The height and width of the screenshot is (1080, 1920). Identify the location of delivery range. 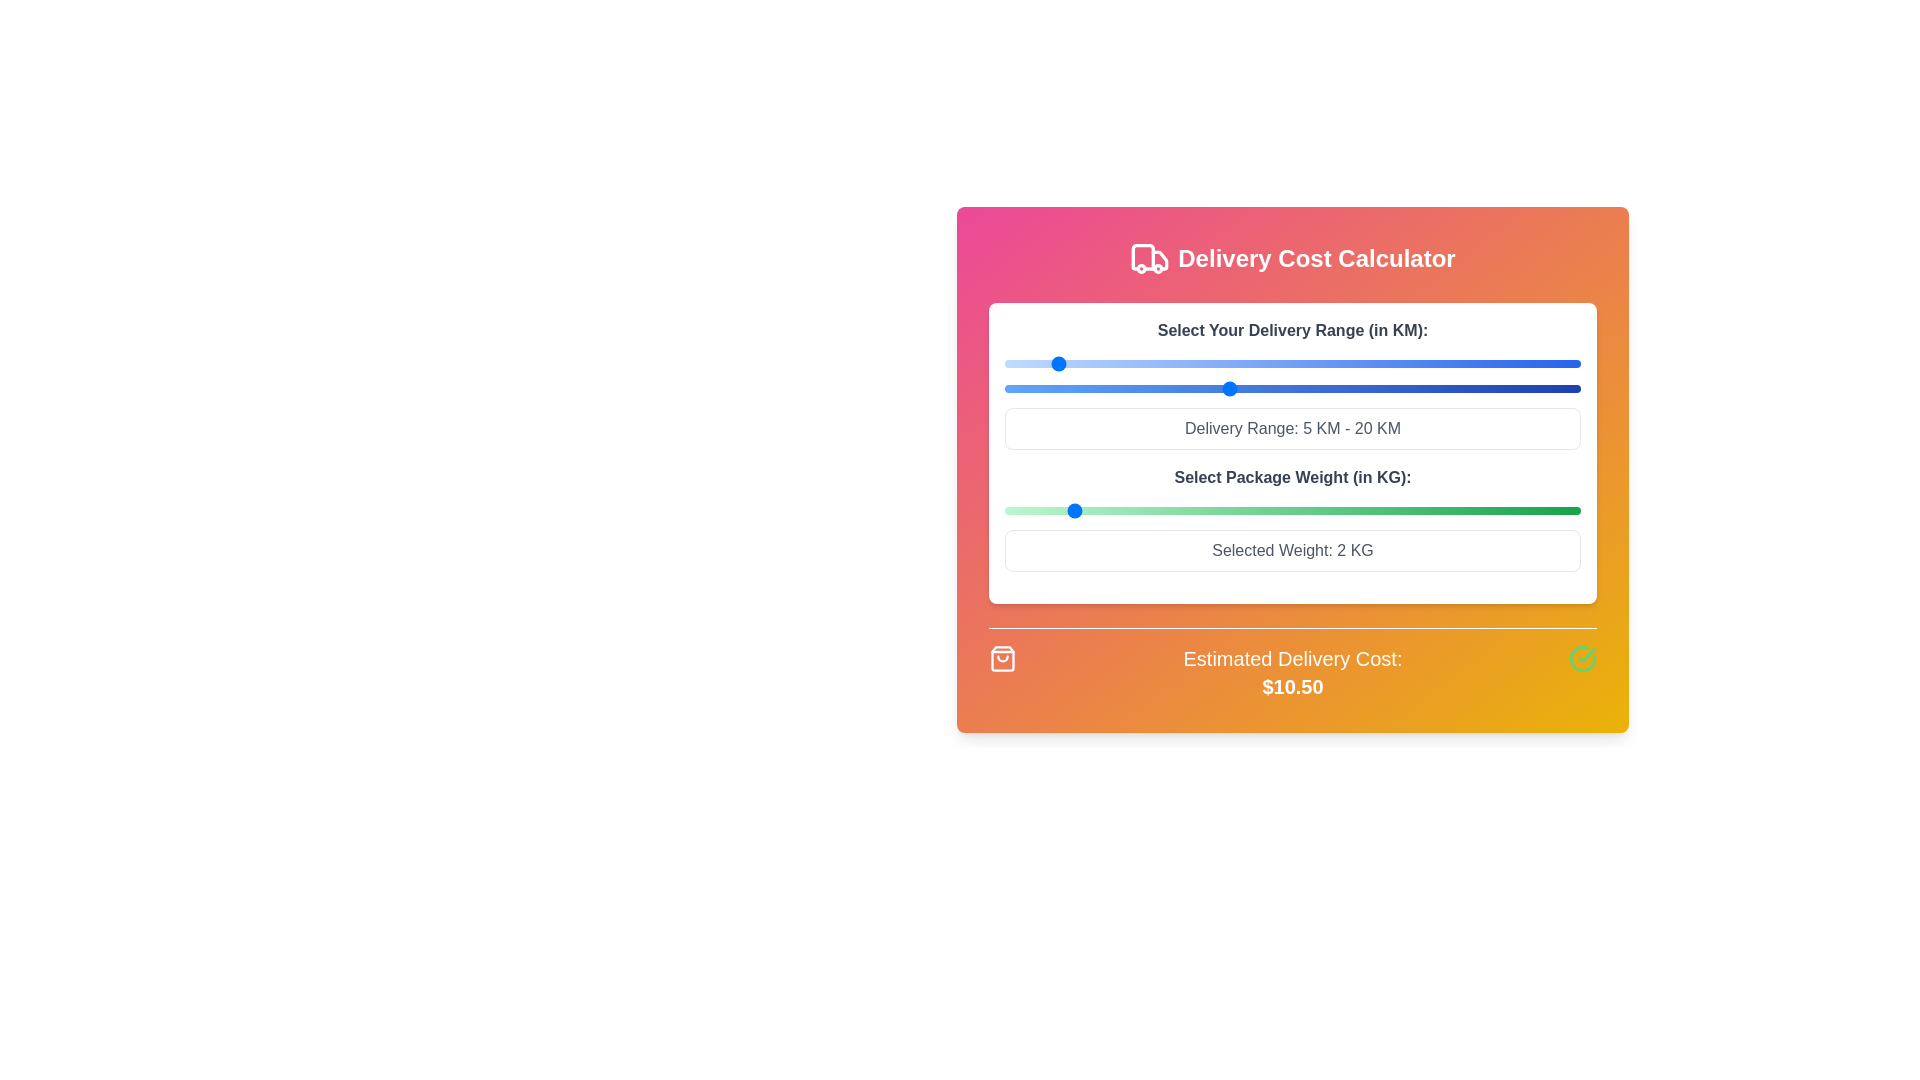
(1440, 389).